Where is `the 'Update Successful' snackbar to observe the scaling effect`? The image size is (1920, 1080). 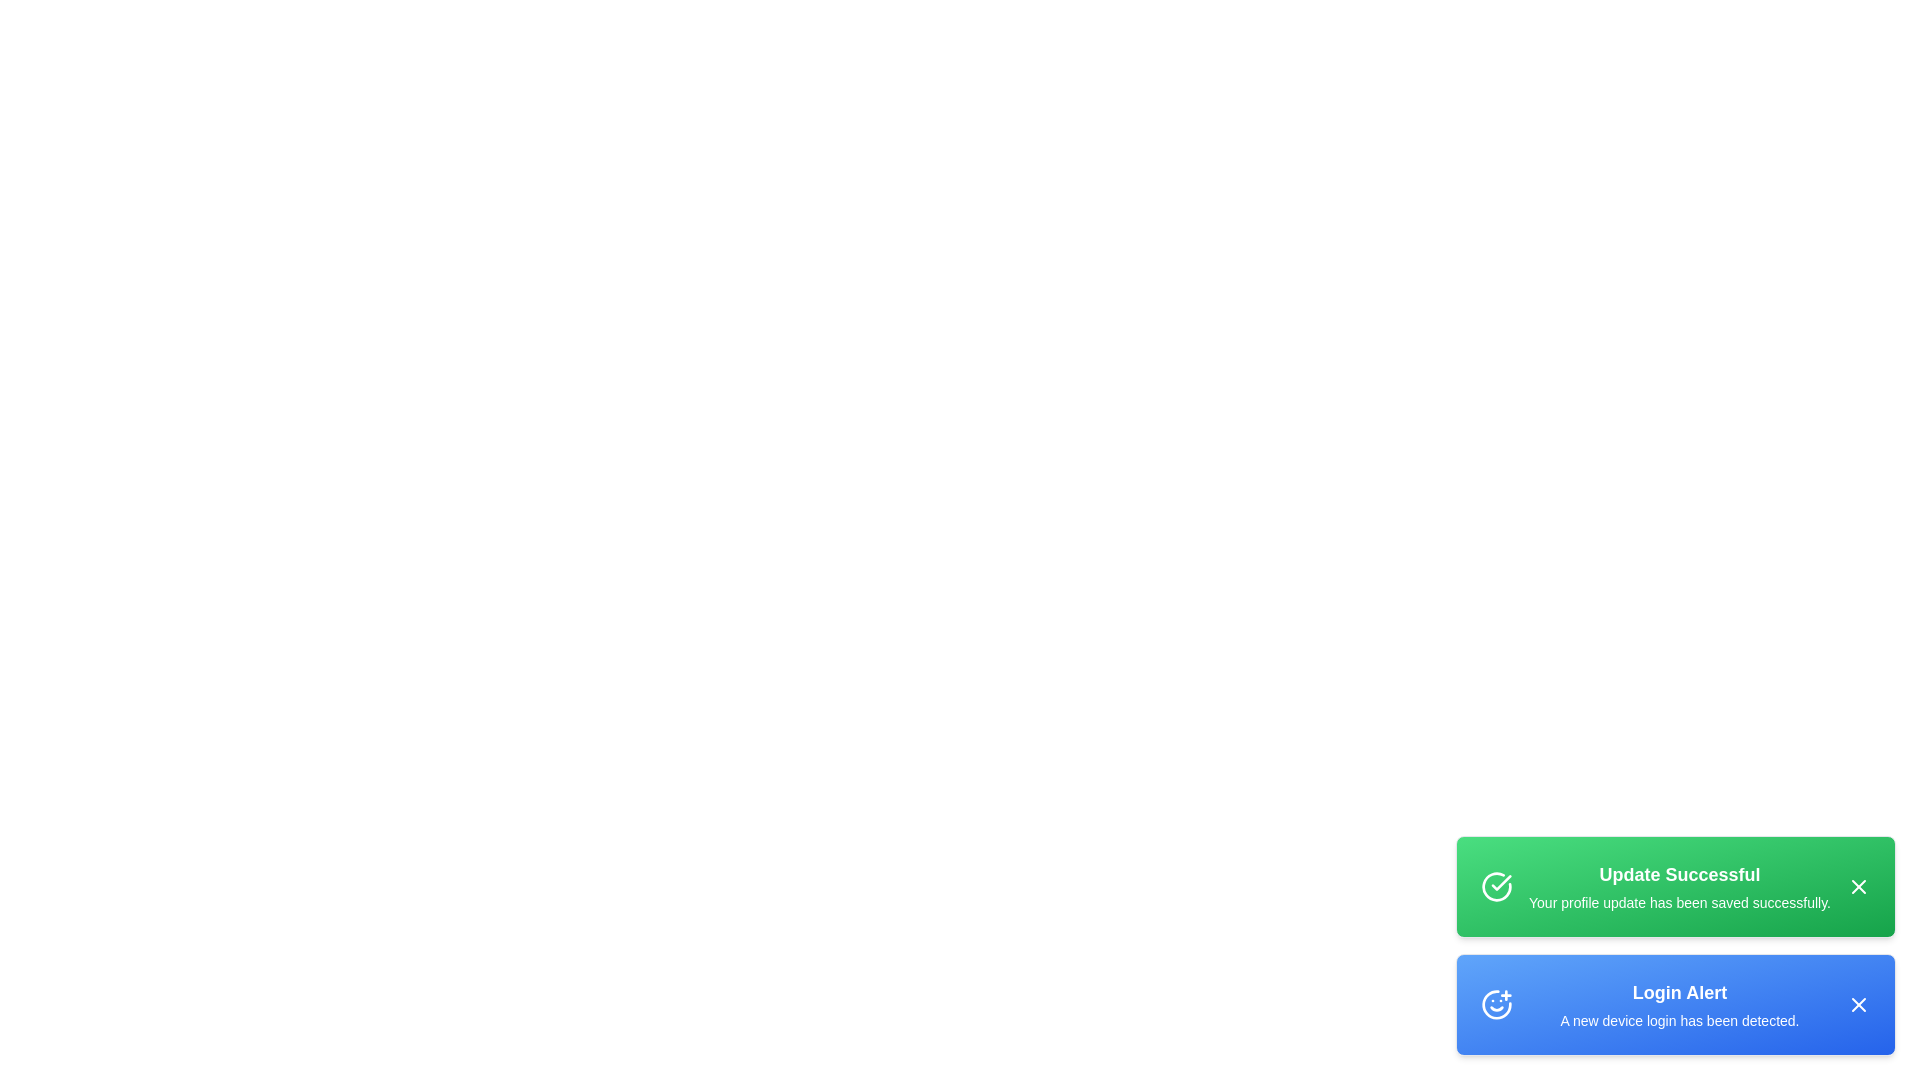 the 'Update Successful' snackbar to observe the scaling effect is located at coordinates (1675, 886).